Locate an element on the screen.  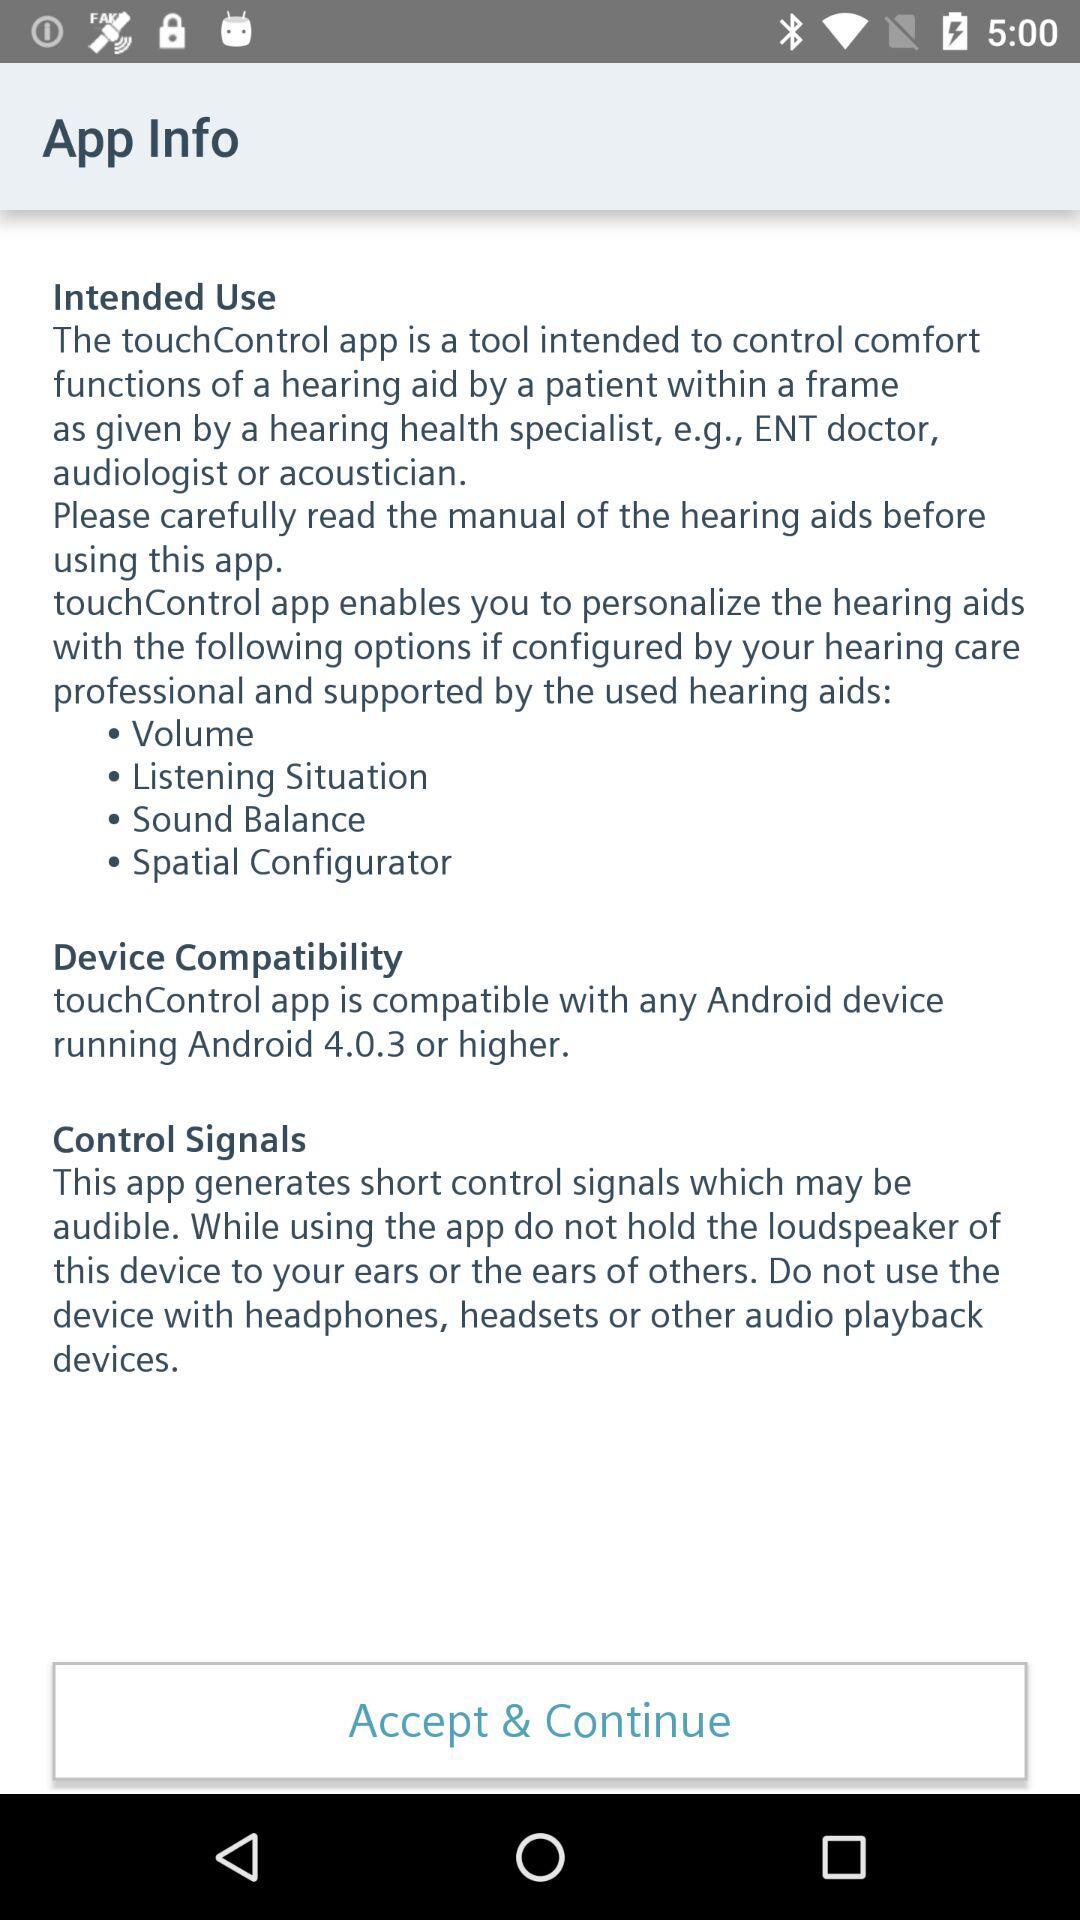
the icon below this app generates item is located at coordinates (540, 1720).